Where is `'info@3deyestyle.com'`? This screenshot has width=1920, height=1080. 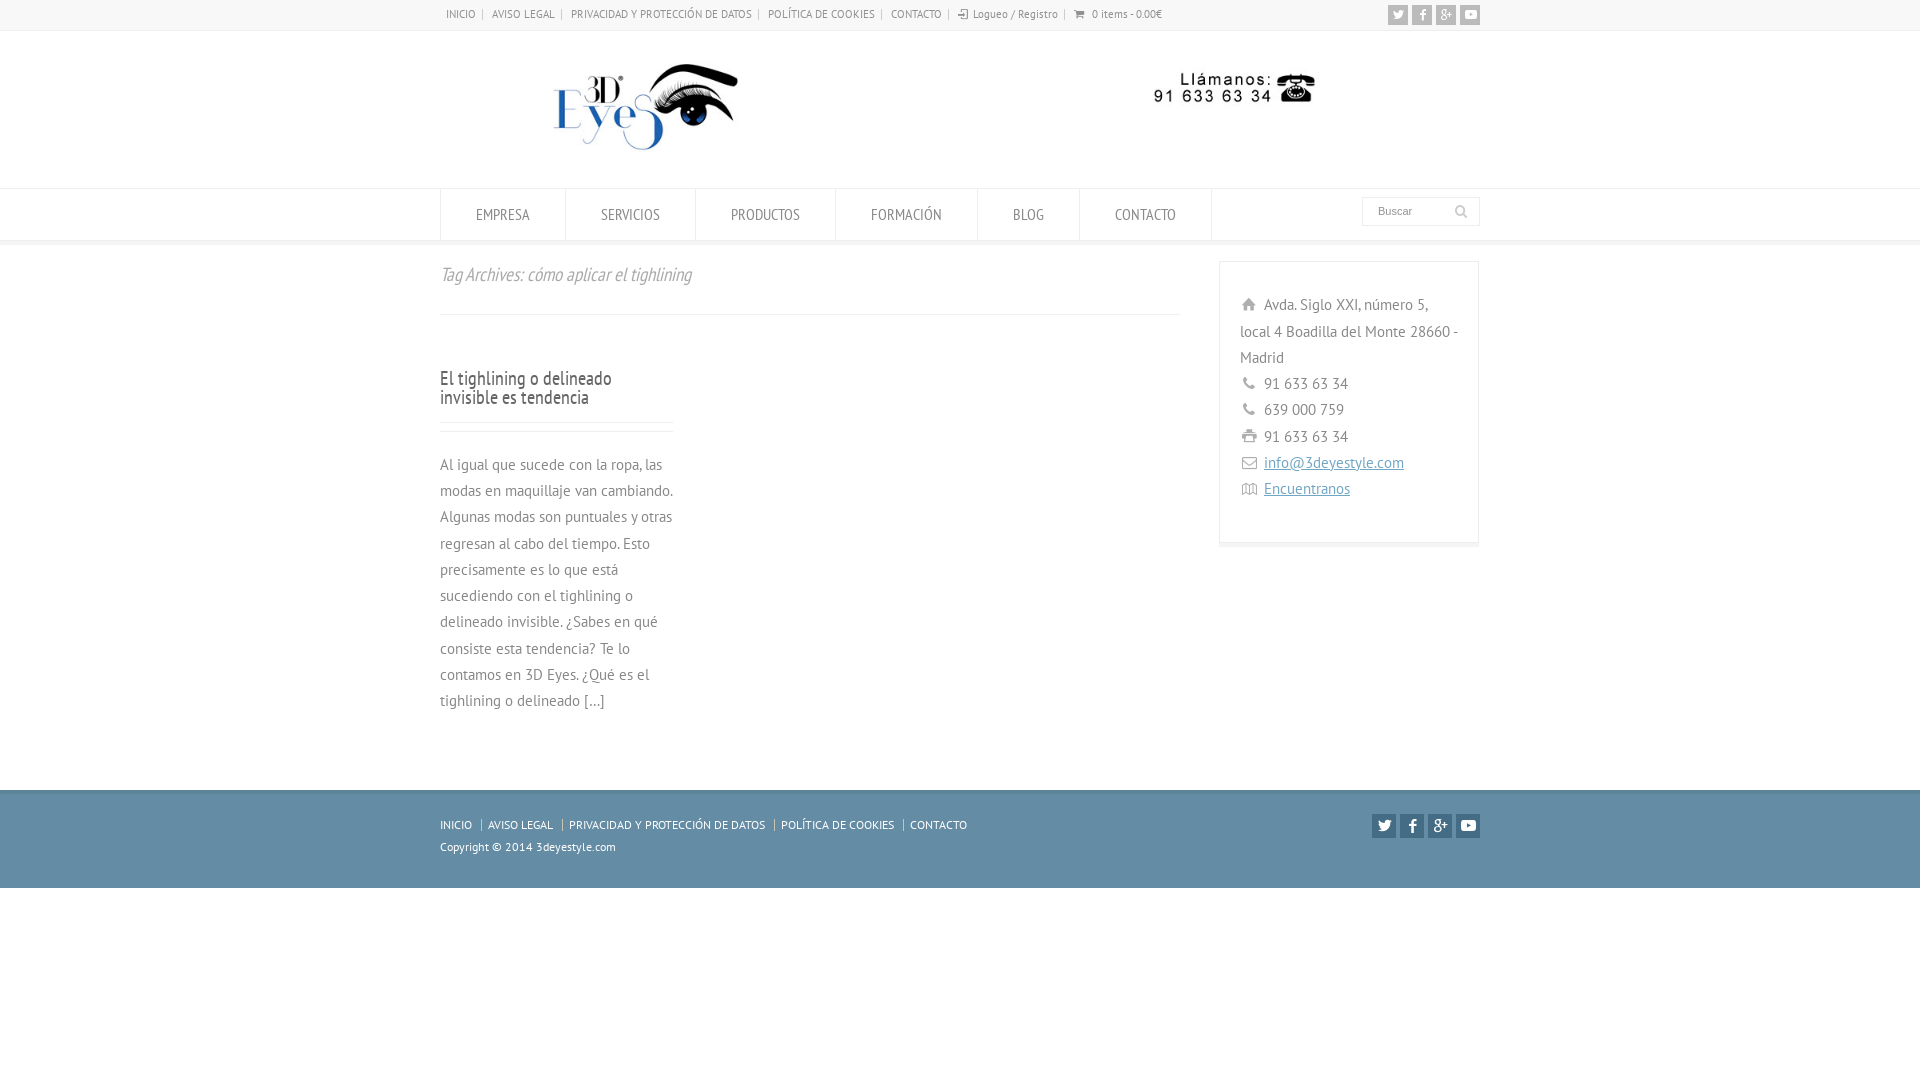
'info@3deyestyle.com' is located at coordinates (1334, 462).